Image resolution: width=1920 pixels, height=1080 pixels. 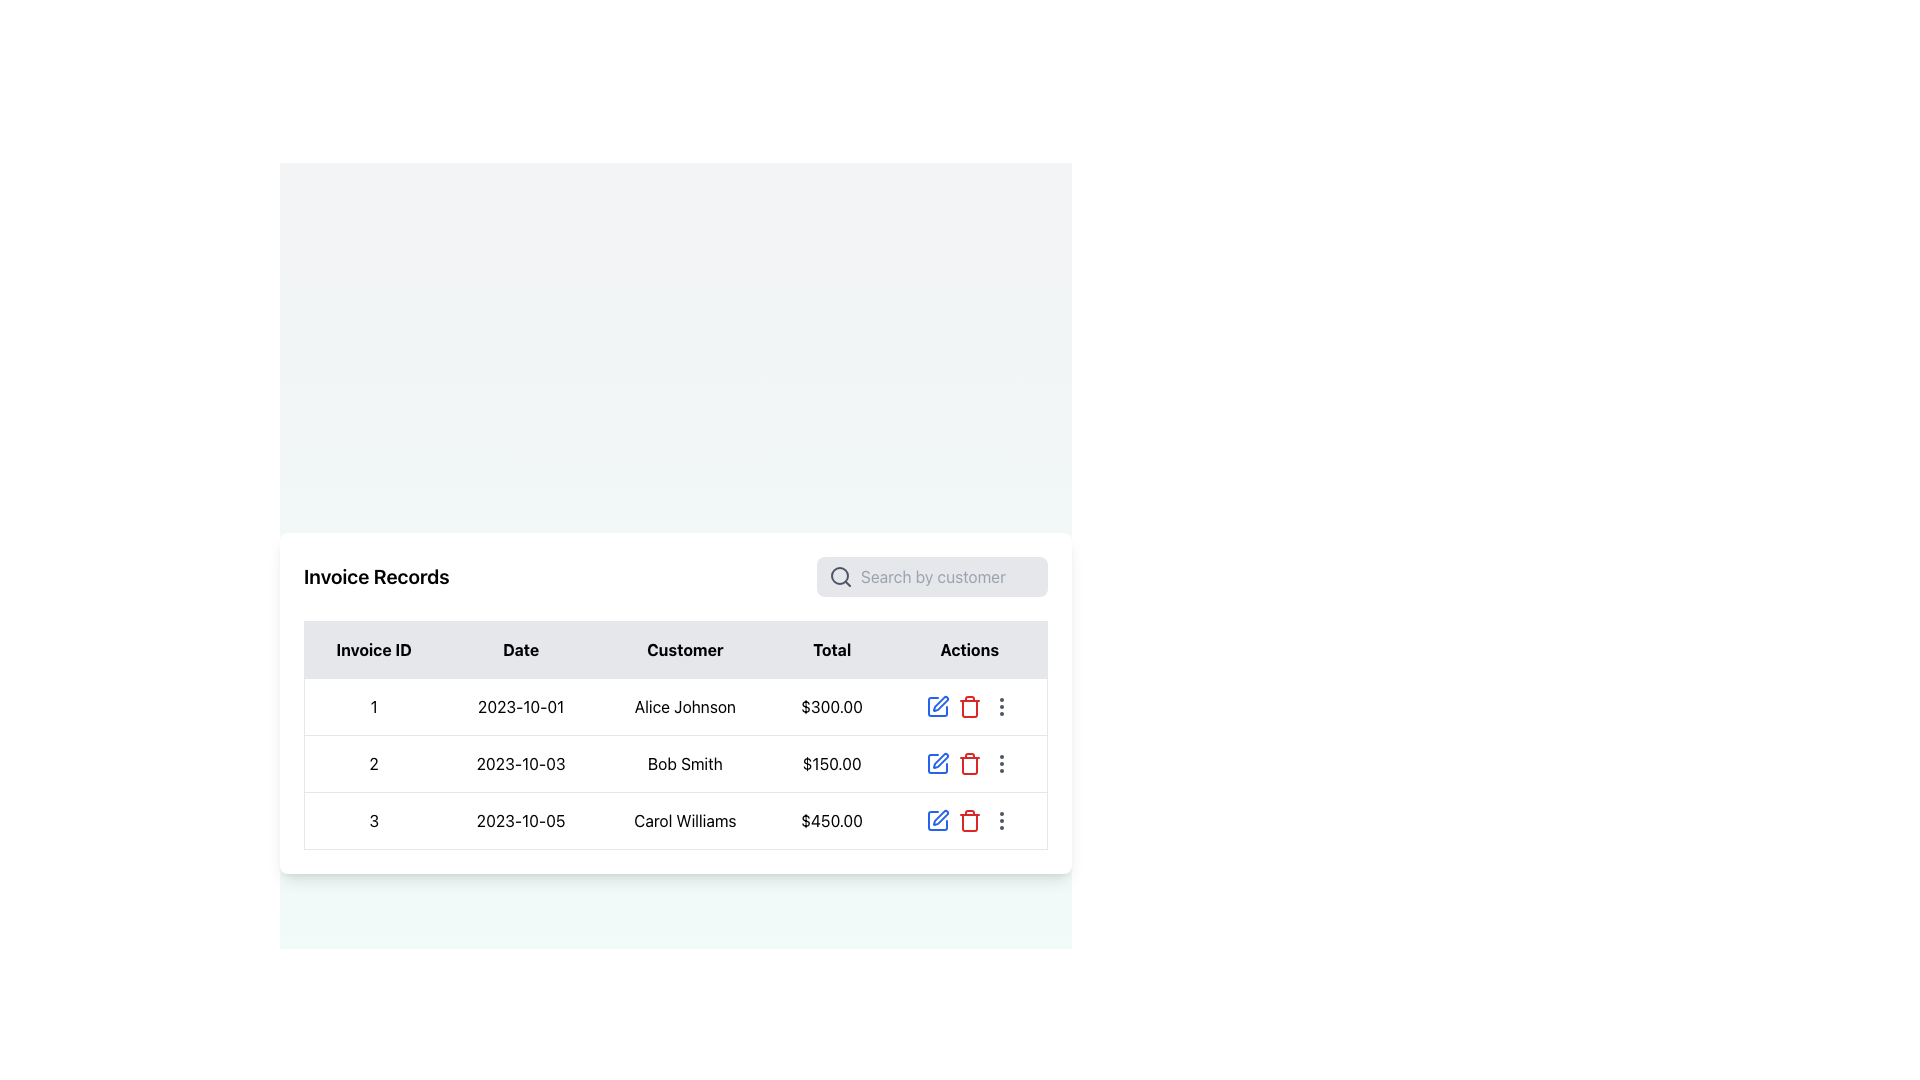 I want to click on the red trash bin icon in the 'Actions' column of the third row, so click(x=969, y=822).